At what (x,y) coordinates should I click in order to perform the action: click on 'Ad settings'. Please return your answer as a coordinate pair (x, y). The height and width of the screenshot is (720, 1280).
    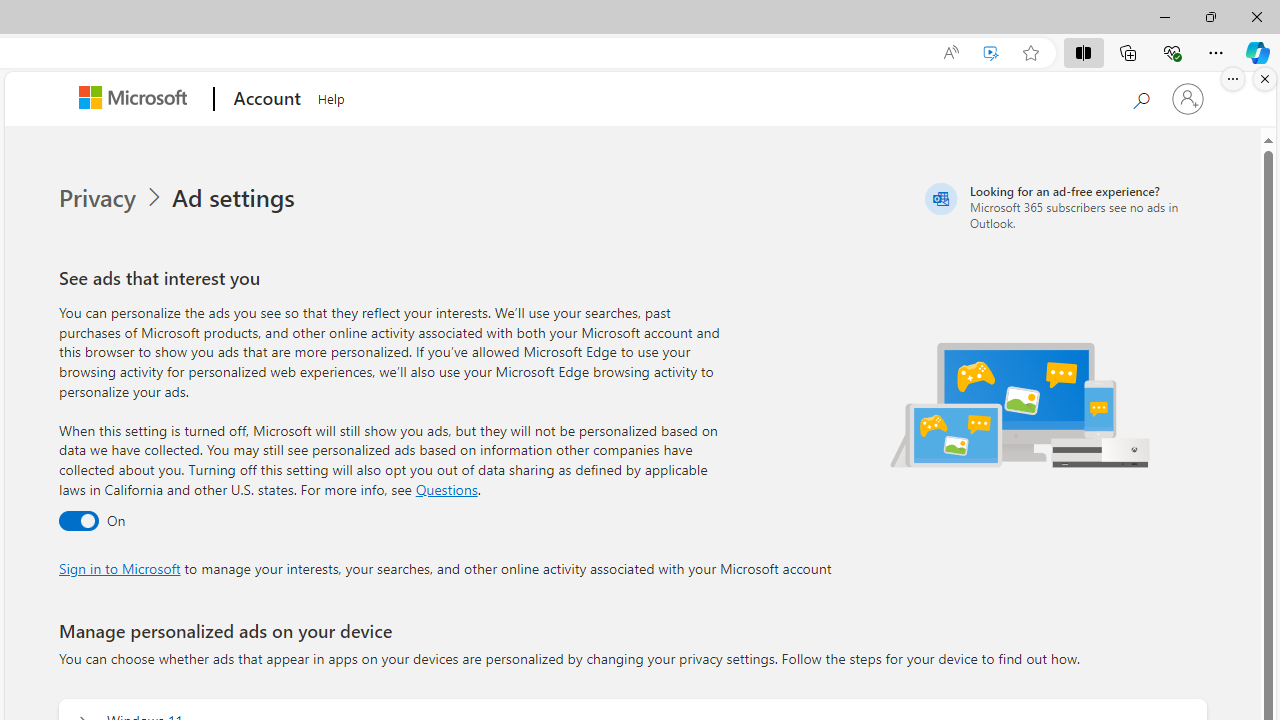
    Looking at the image, I should click on (236, 198).